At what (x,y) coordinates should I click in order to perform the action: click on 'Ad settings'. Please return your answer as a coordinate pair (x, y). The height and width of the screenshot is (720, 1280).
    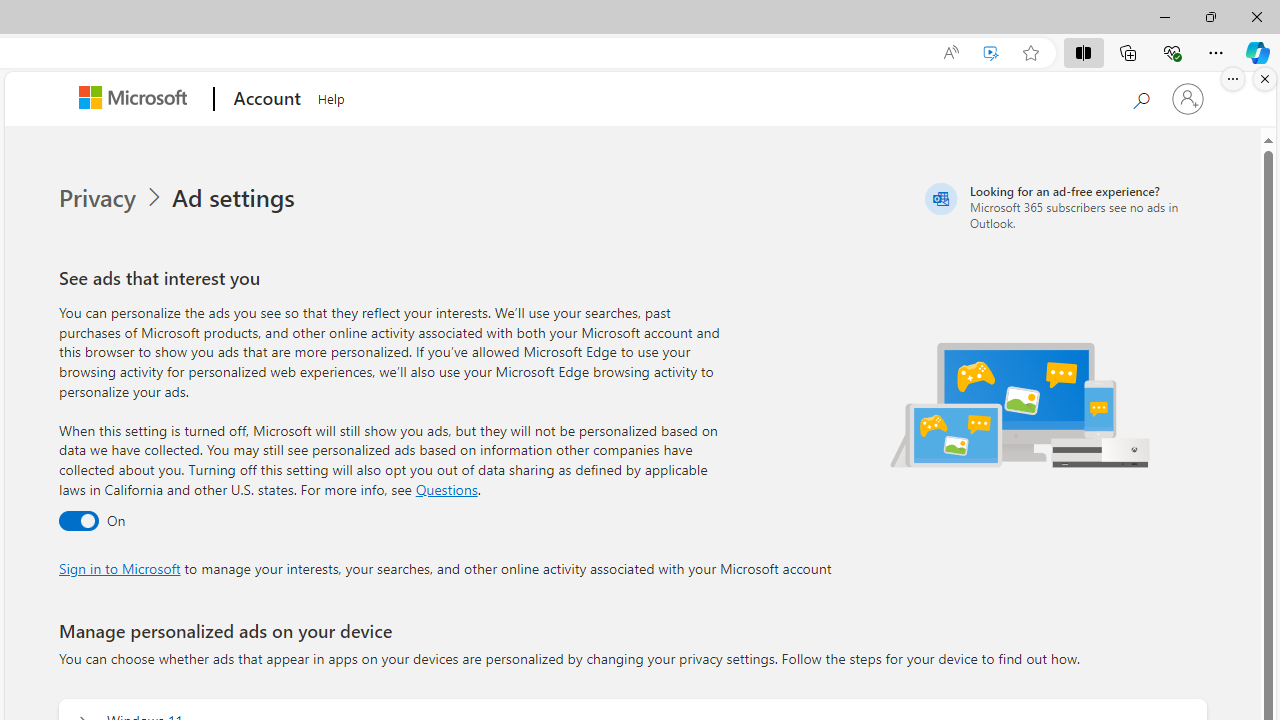
    Looking at the image, I should click on (236, 198).